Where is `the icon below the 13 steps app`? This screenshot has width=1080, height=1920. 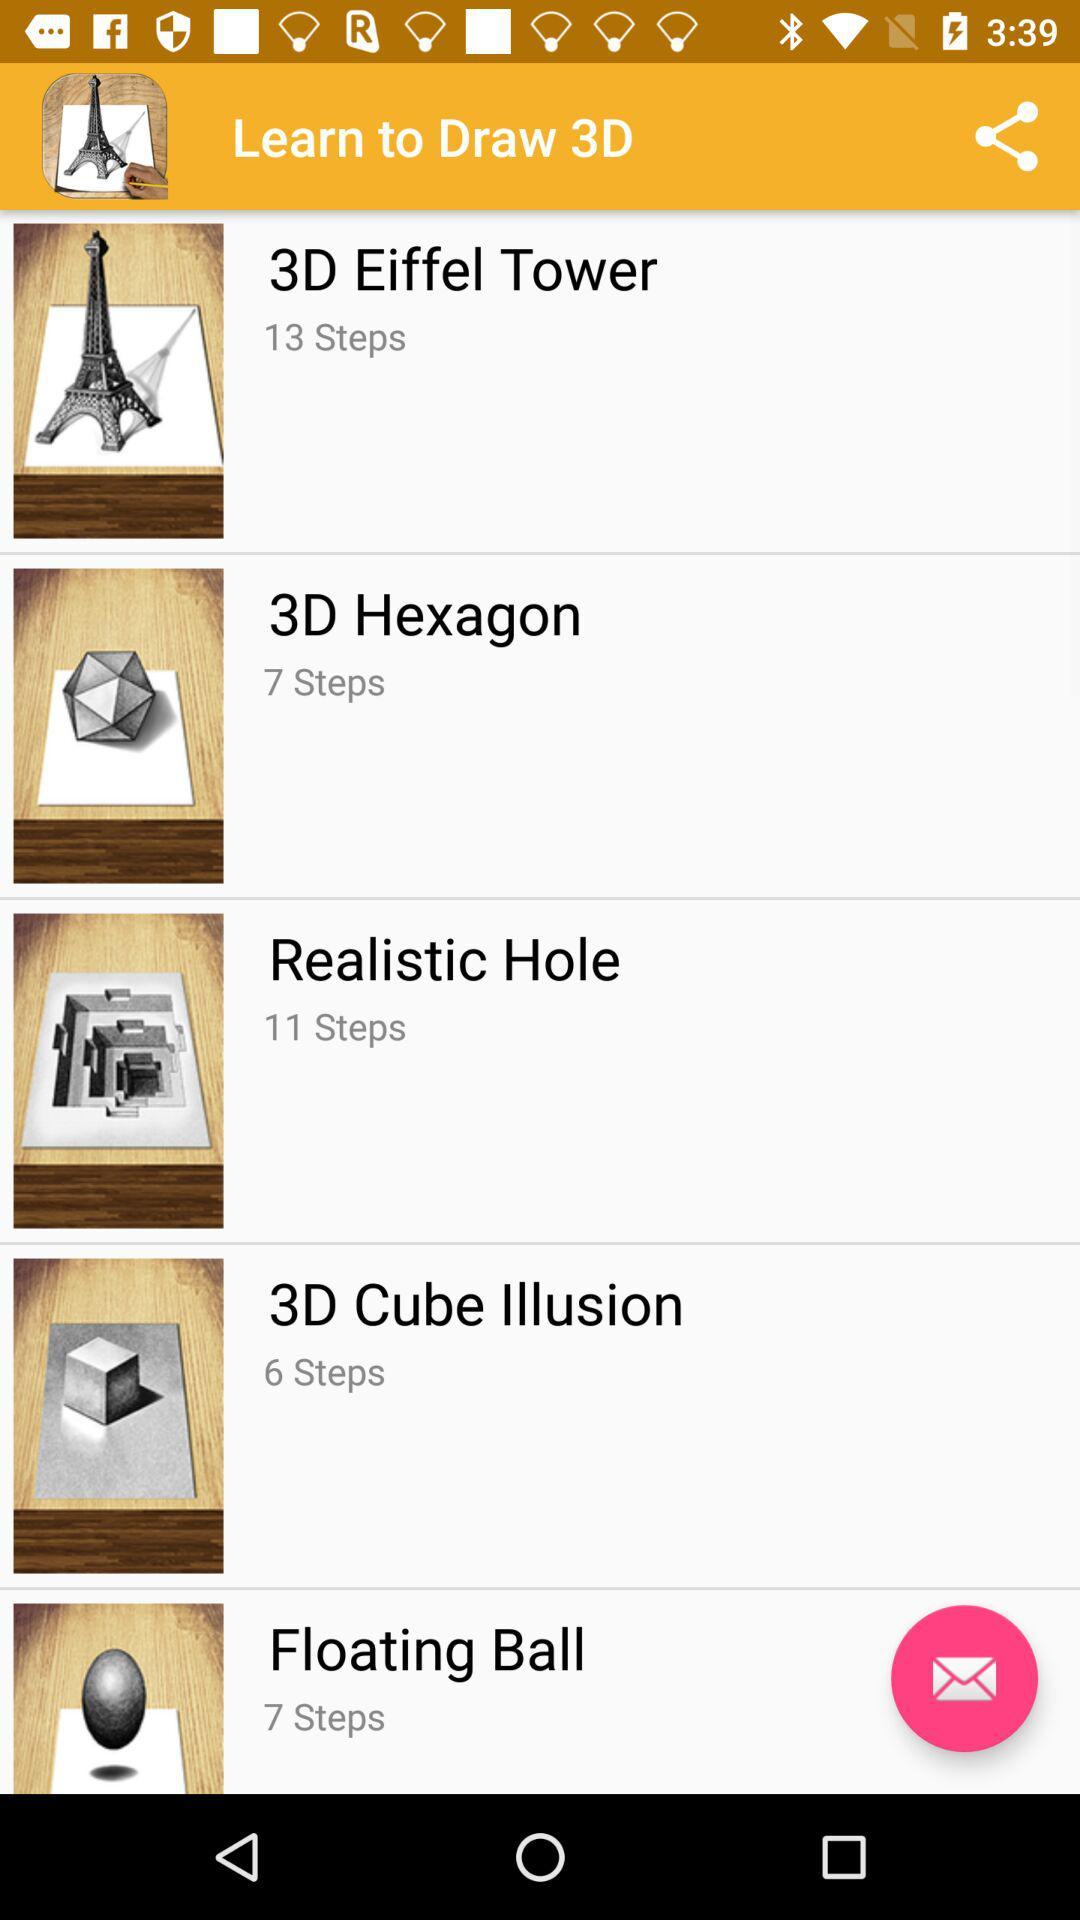
the icon below the 13 steps app is located at coordinates (424, 611).